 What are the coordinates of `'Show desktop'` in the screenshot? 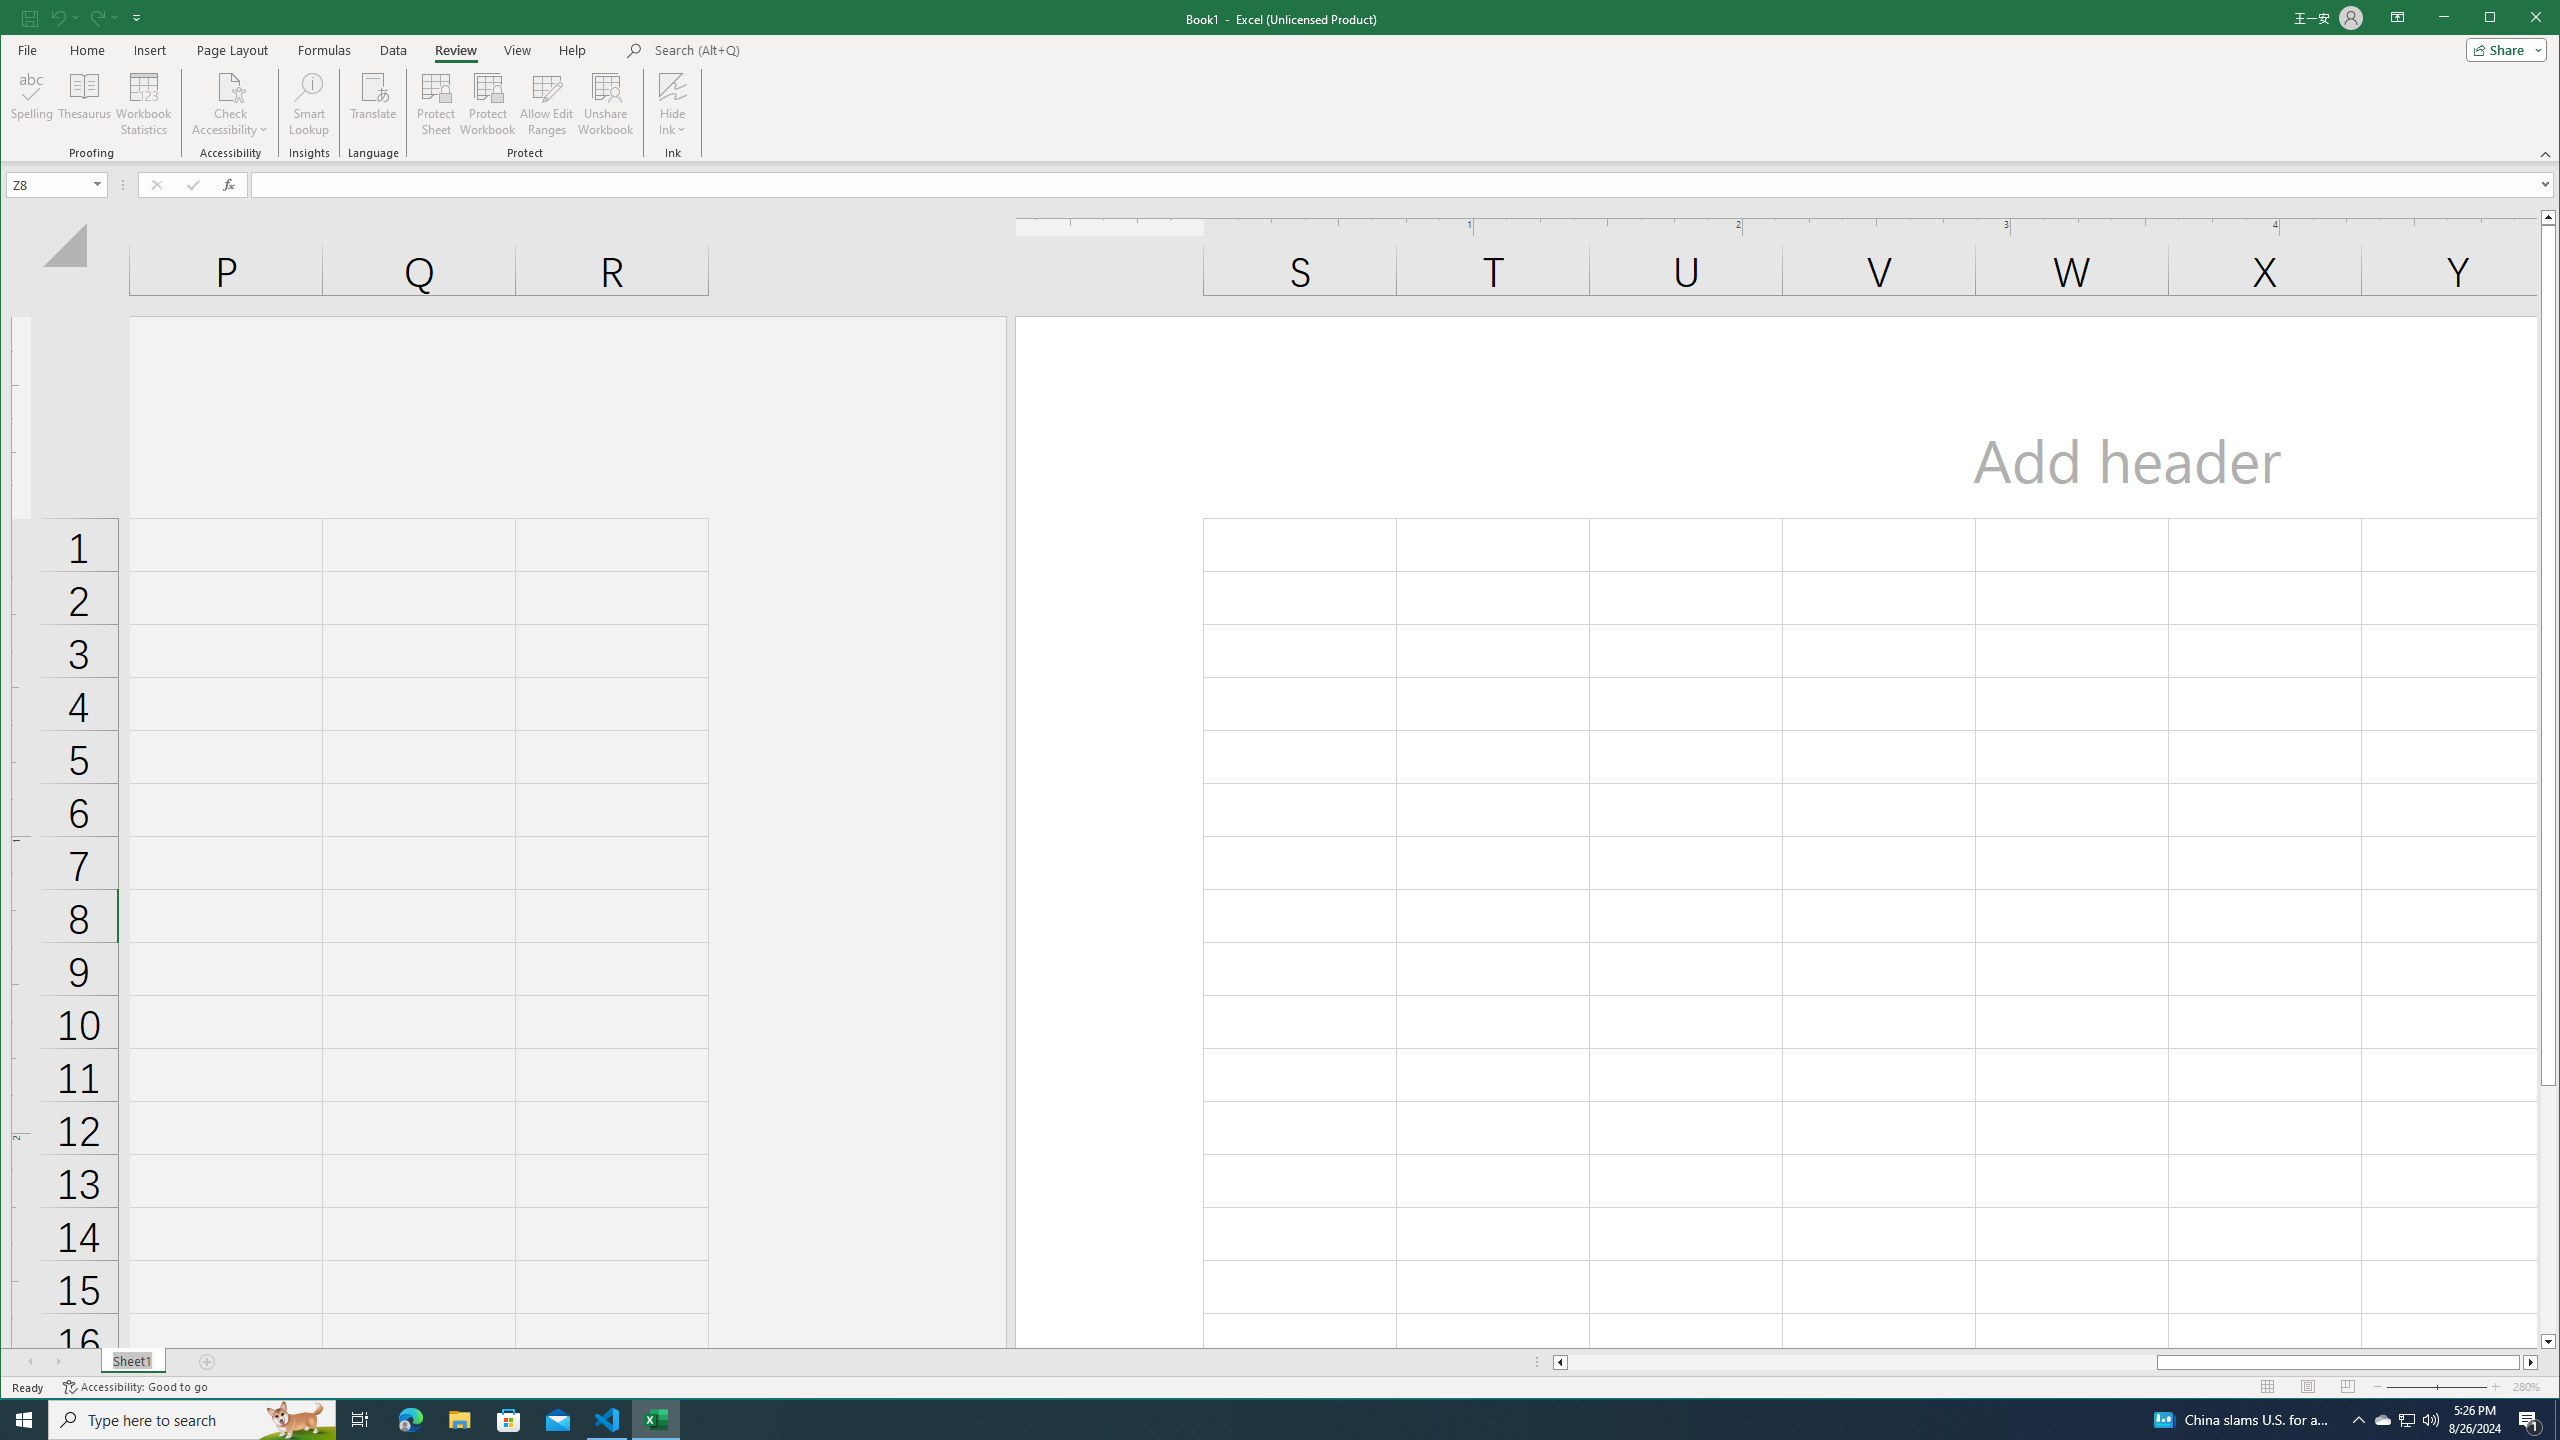 It's located at (2556, 1418).